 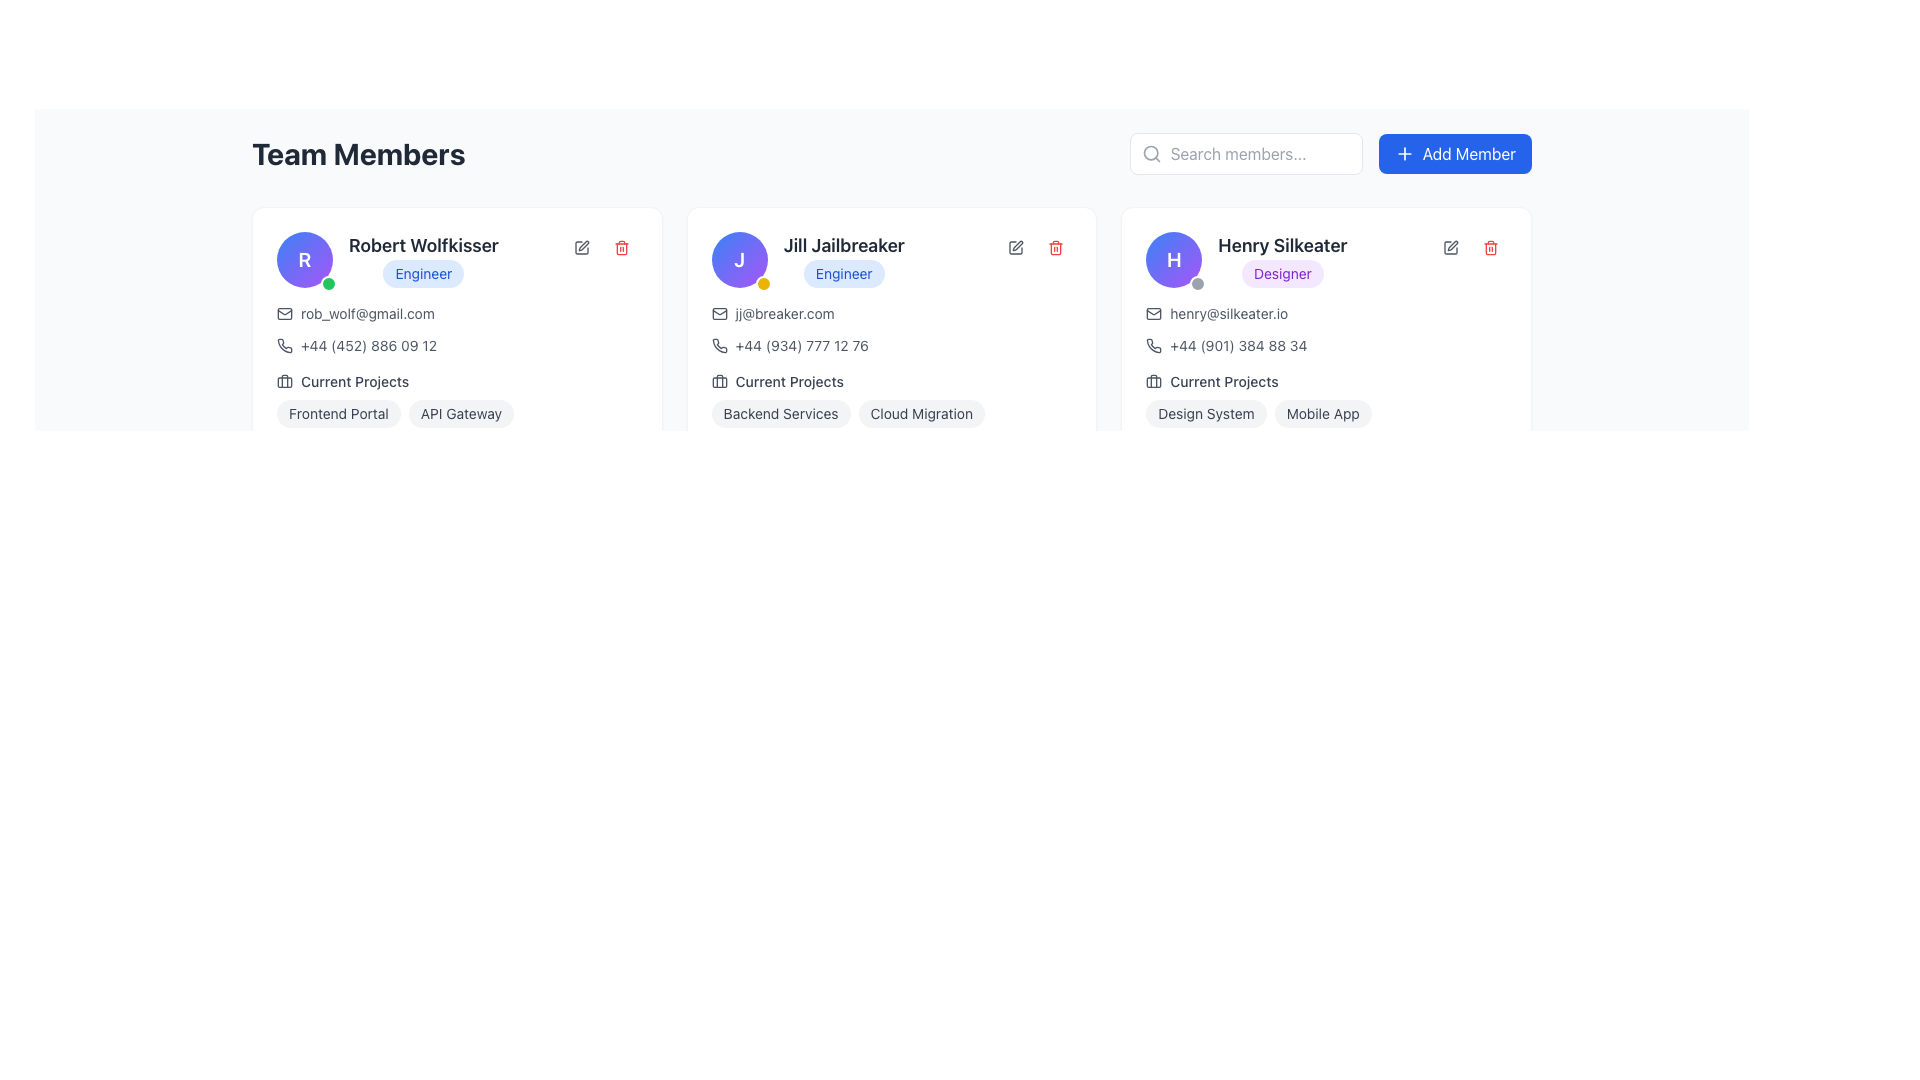 I want to click on the static text element that displays the name of the individual within the first team card on the left, located to the right of the circular avatar icon, so click(x=422, y=245).